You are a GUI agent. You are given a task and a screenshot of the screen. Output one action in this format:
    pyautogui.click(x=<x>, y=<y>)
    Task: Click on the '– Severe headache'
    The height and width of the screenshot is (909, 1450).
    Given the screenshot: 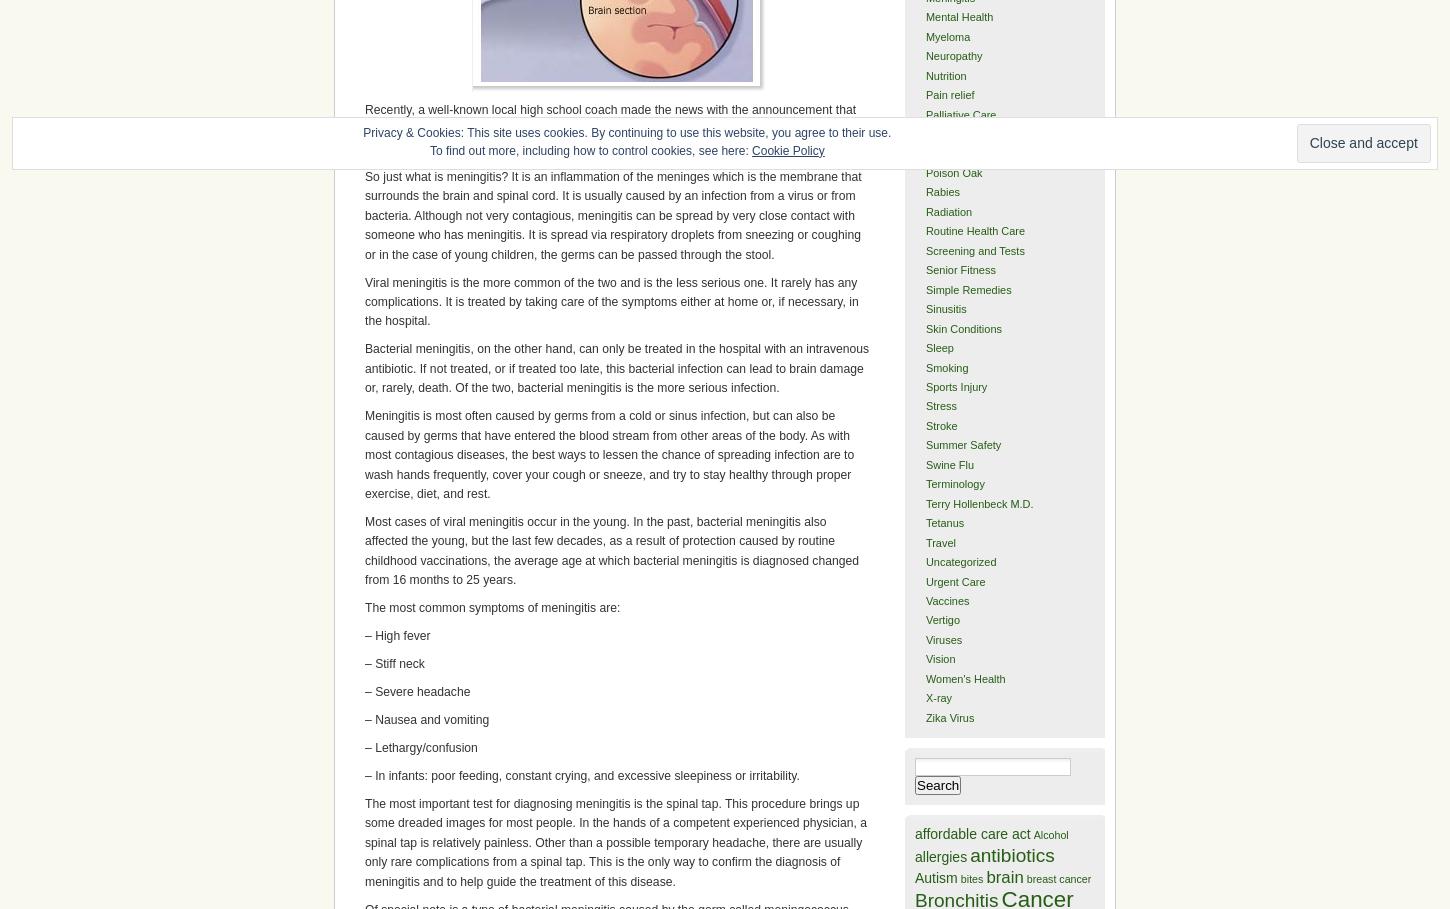 What is the action you would take?
    pyautogui.click(x=416, y=692)
    